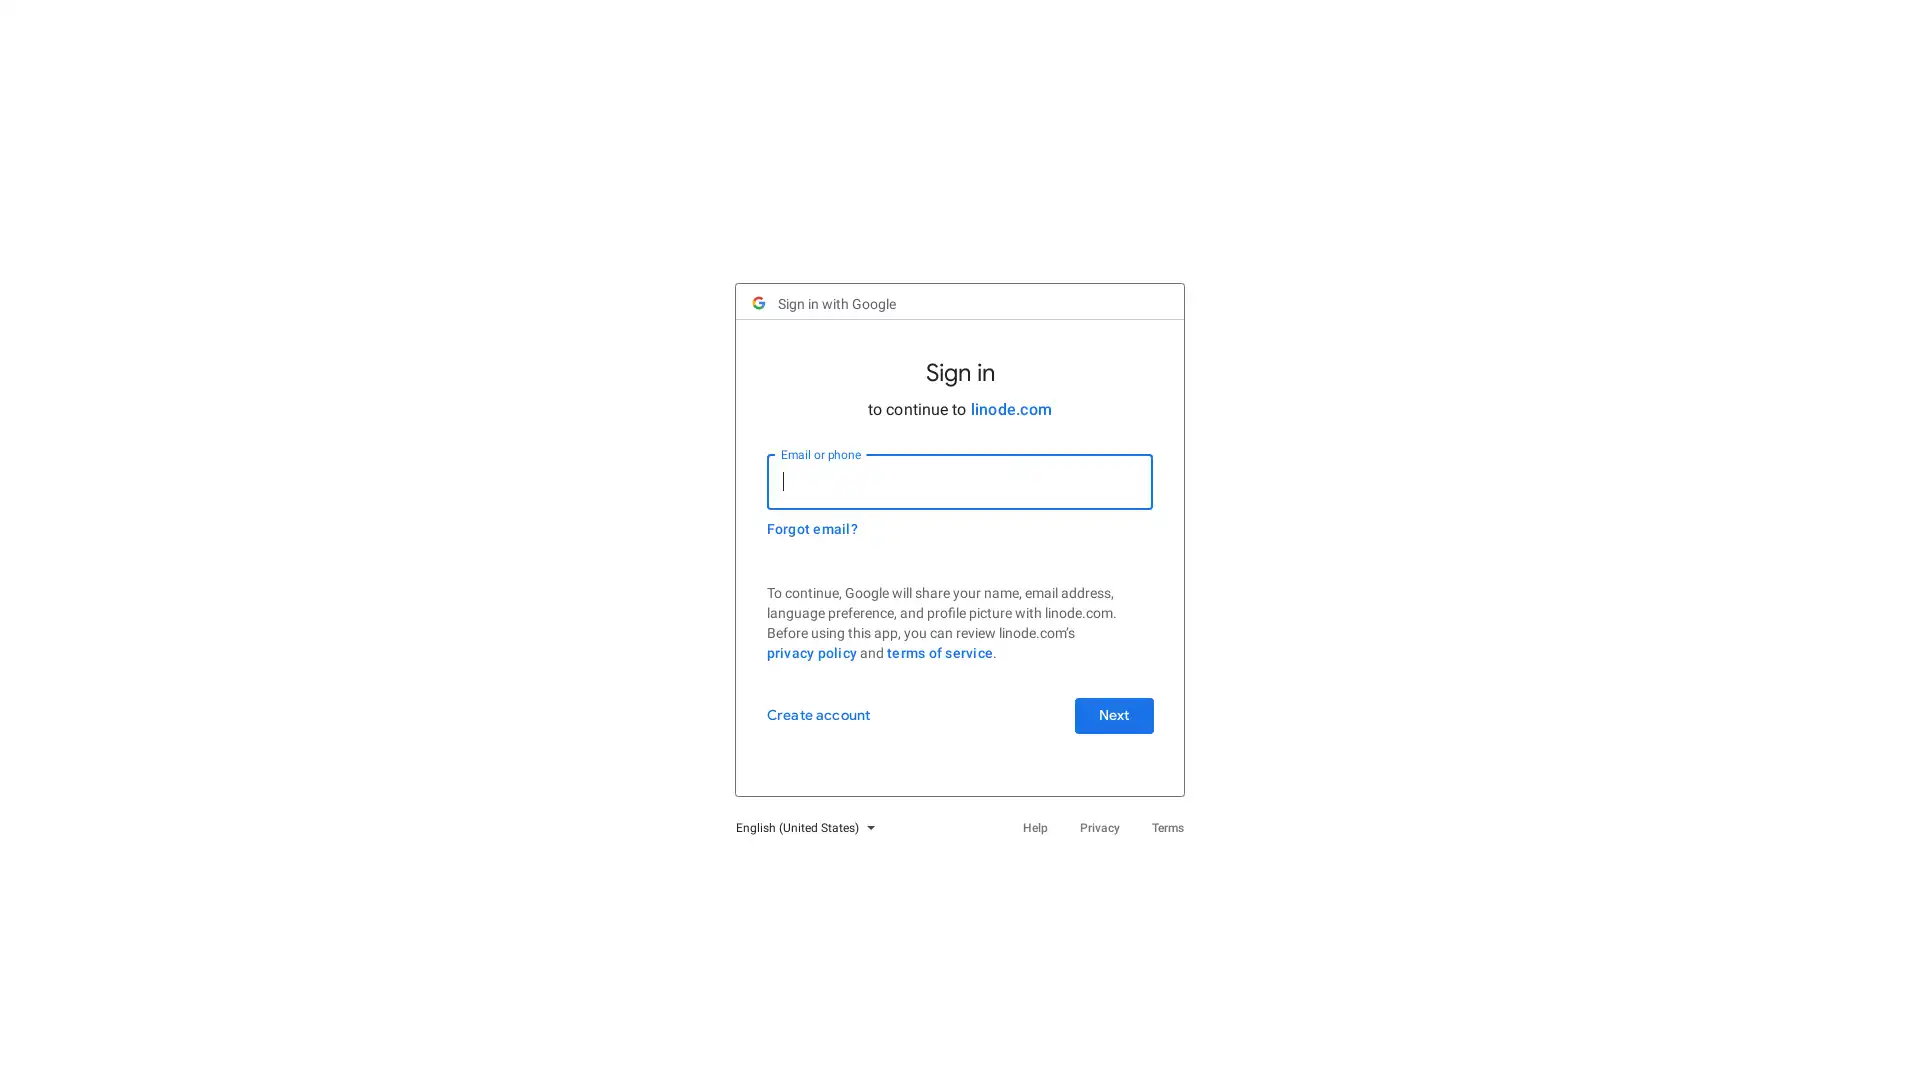 The width and height of the screenshot is (1920, 1080). Describe the element at coordinates (1011, 415) in the screenshot. I see `linode.com` at that location.